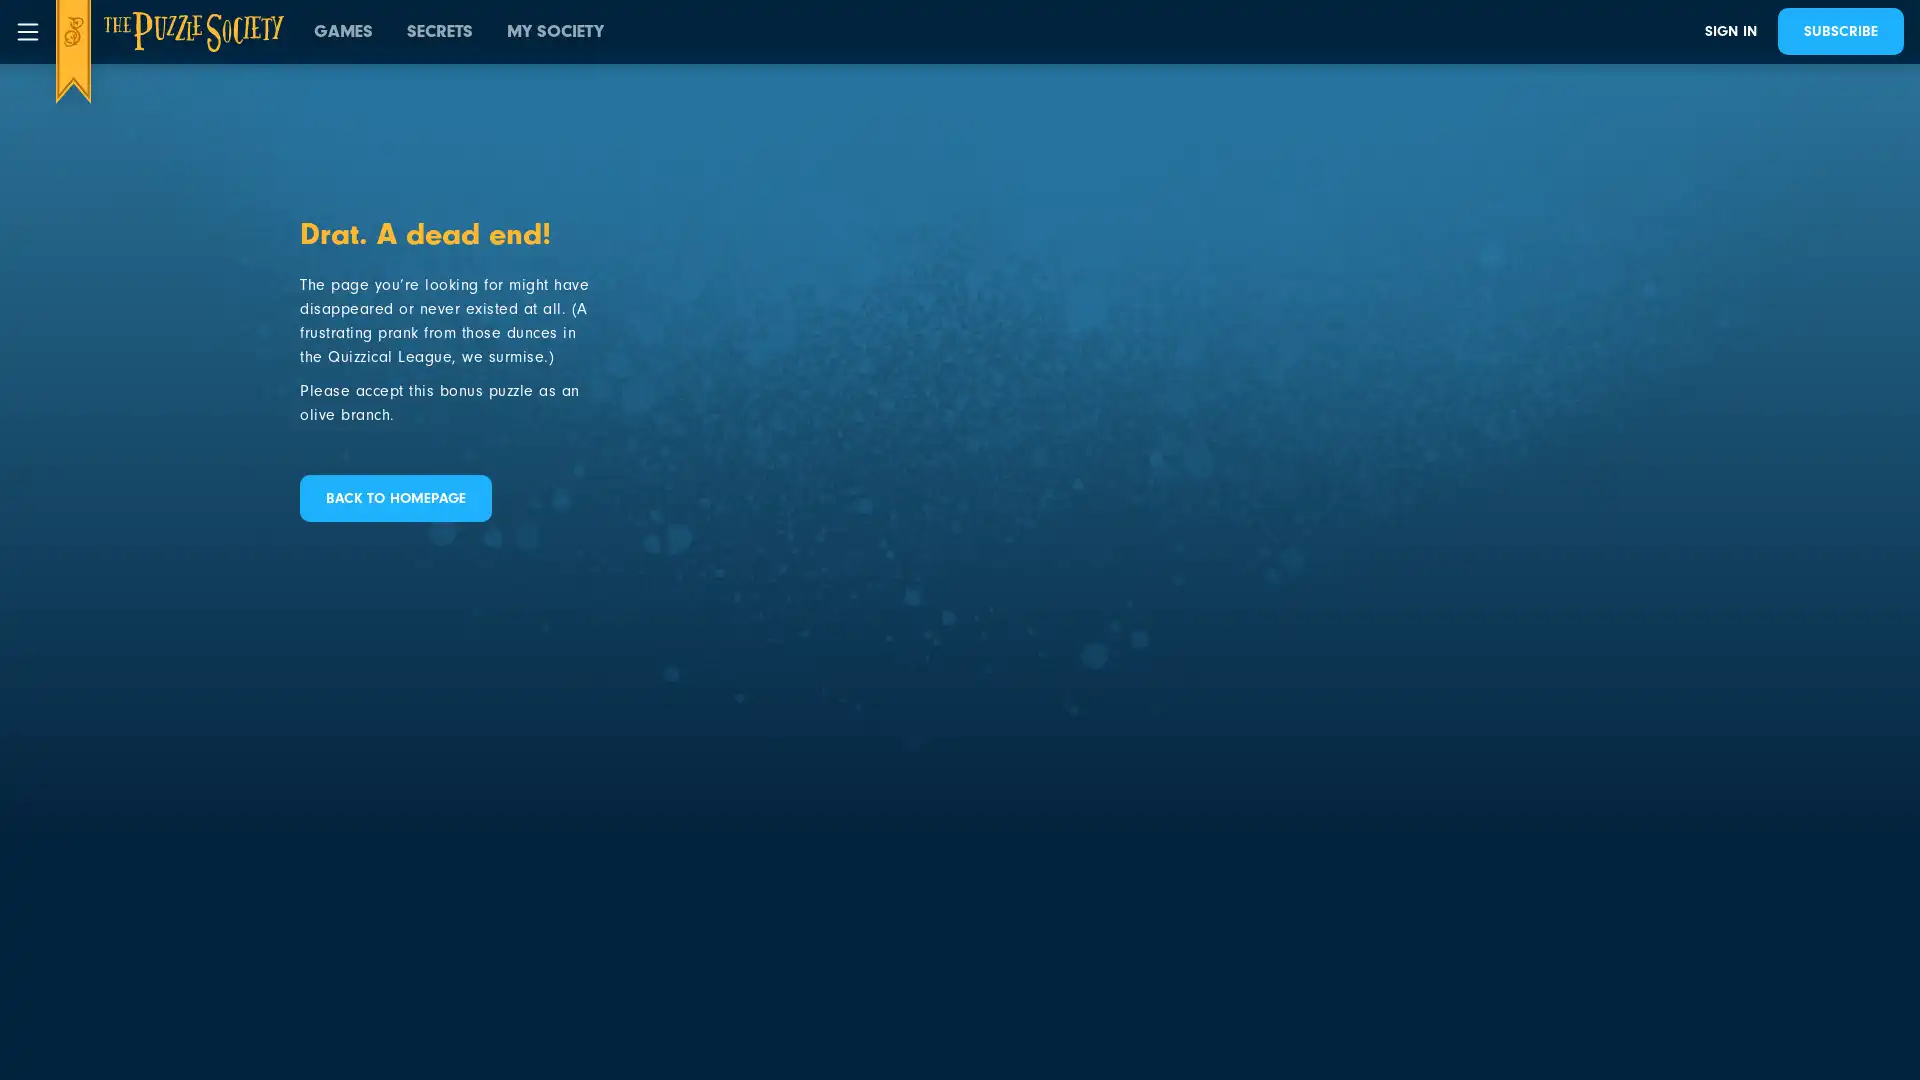  Describe the element at coordinates (395, 496) in the screenshot. I see `BACK TO HOMEPAGE` at that location.